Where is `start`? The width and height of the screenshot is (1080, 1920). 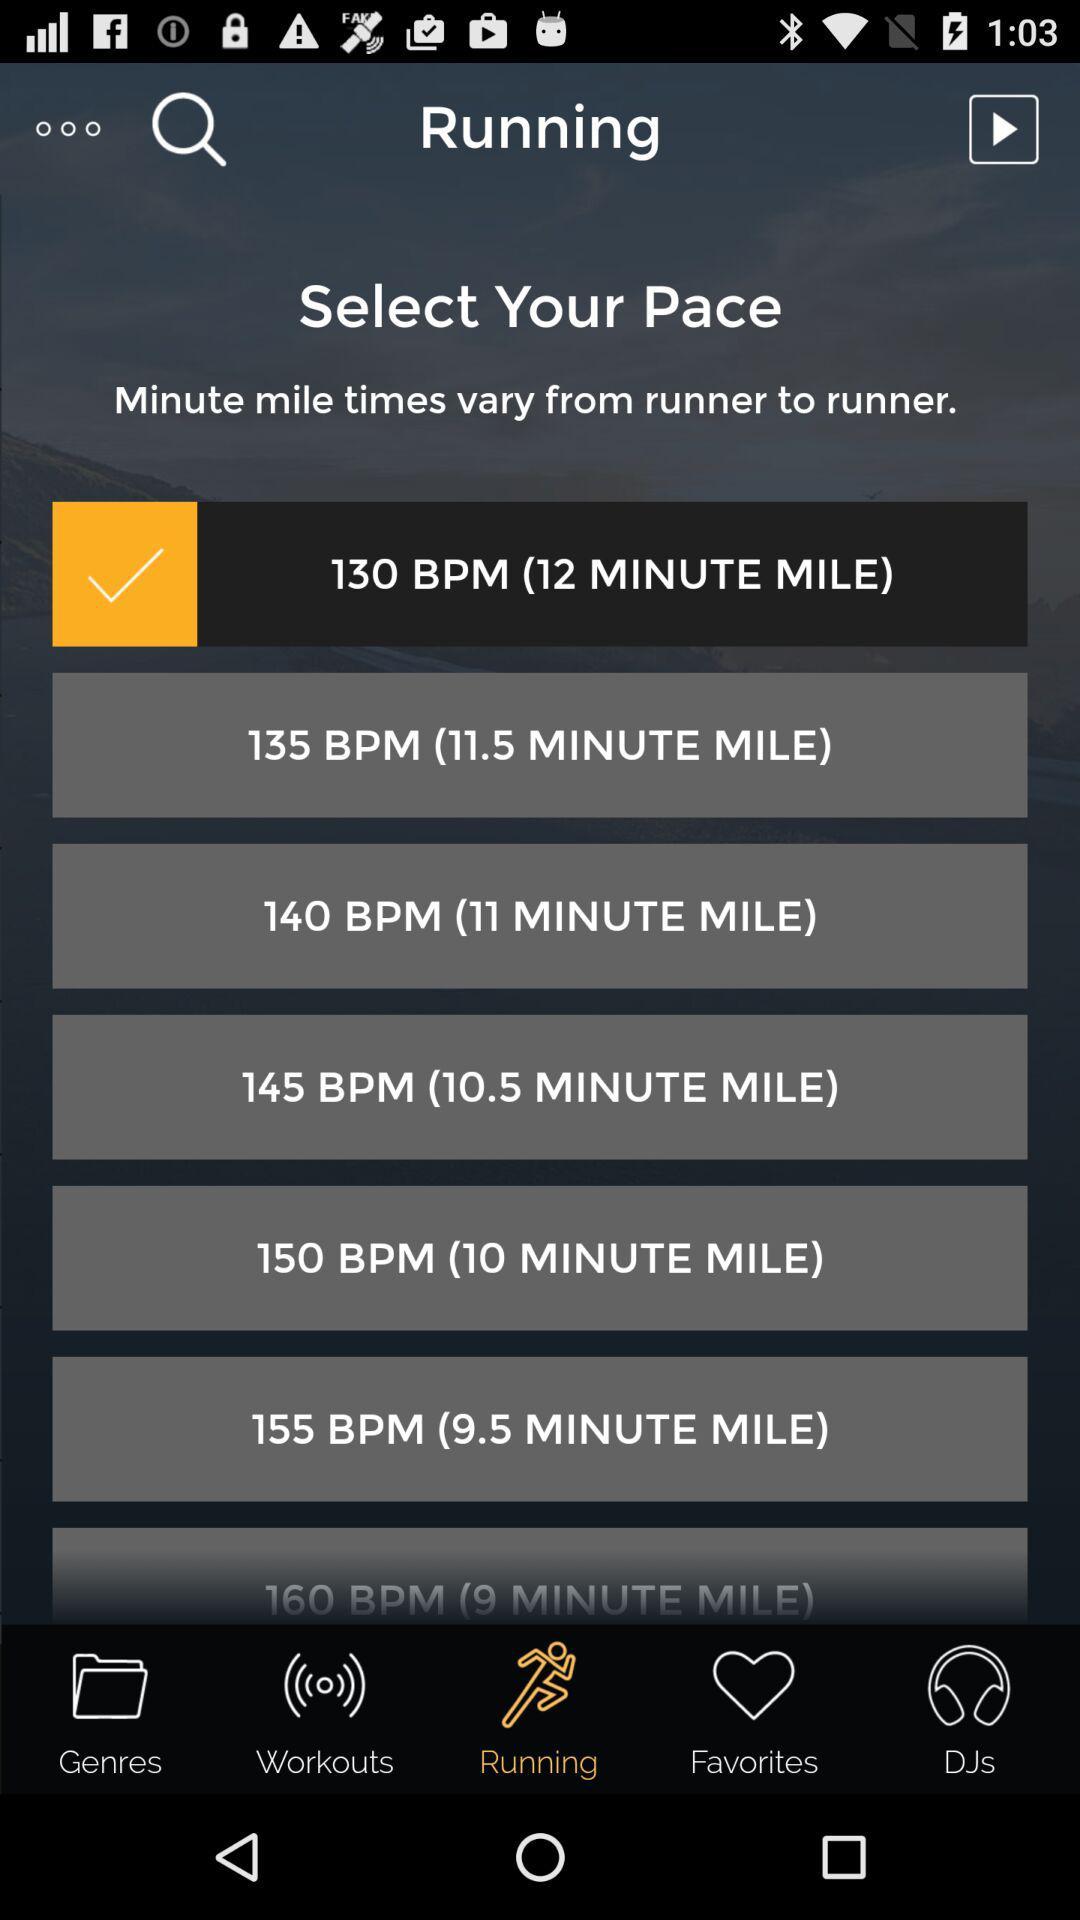 start is located at coordinates (1009, 127).